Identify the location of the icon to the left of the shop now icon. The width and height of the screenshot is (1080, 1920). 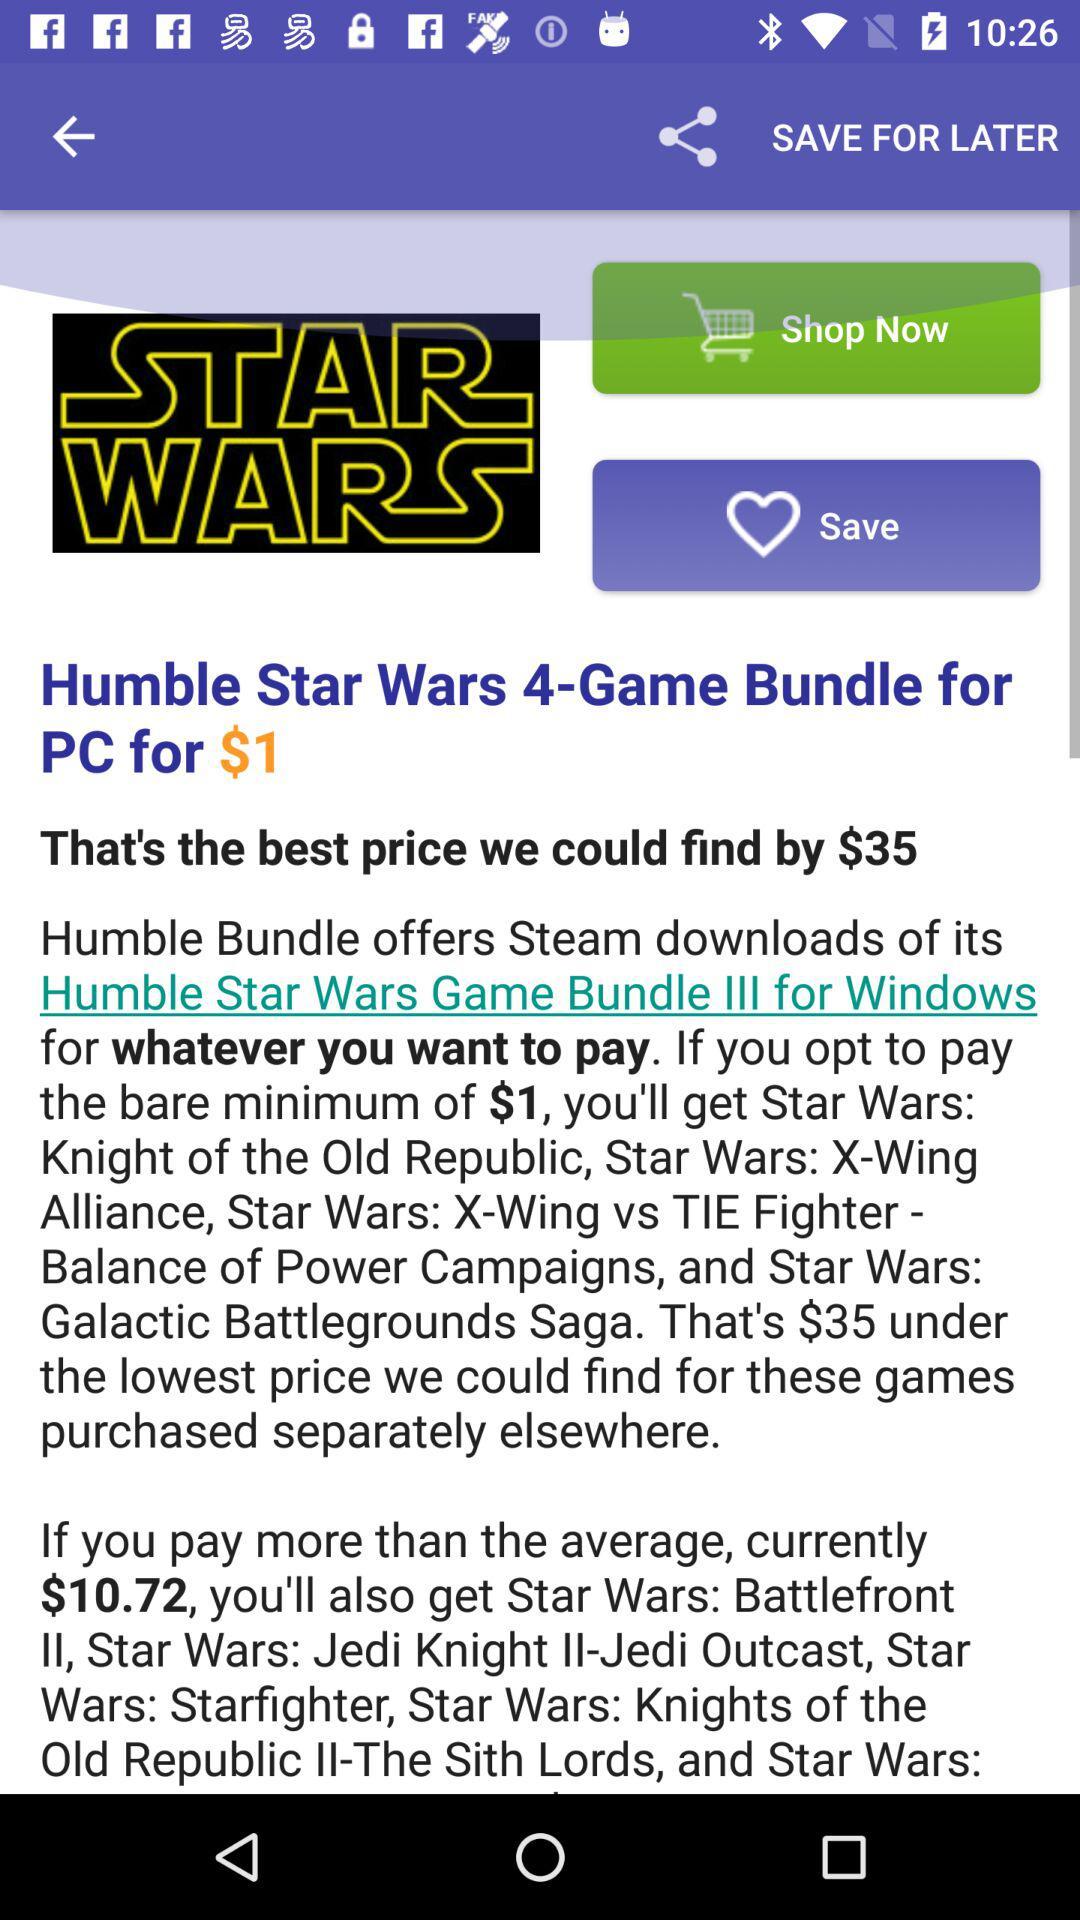
(296, 432).